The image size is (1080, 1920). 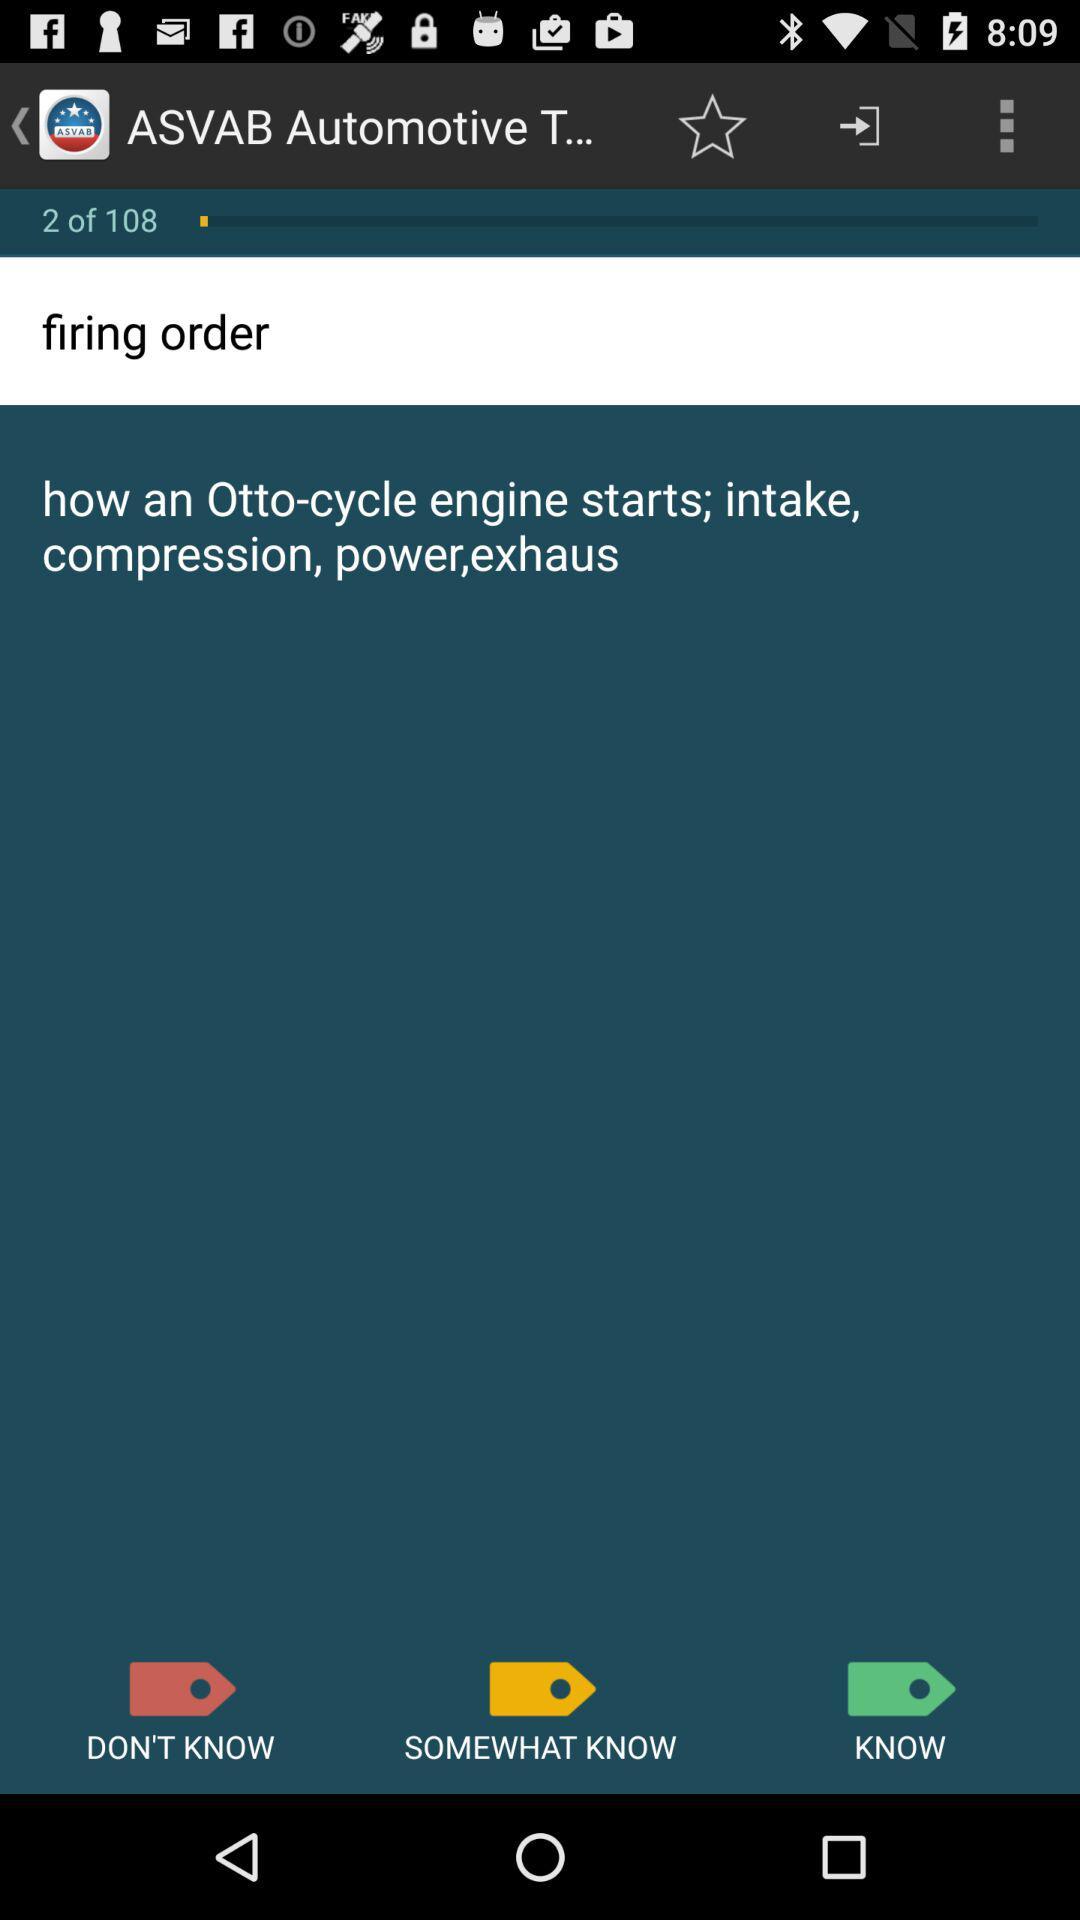 What do you see at coordinates (711, 124) in the screenshot?
I see `the app to the right of the asvab automotive terminologies item` at bounding box center [711, 124].